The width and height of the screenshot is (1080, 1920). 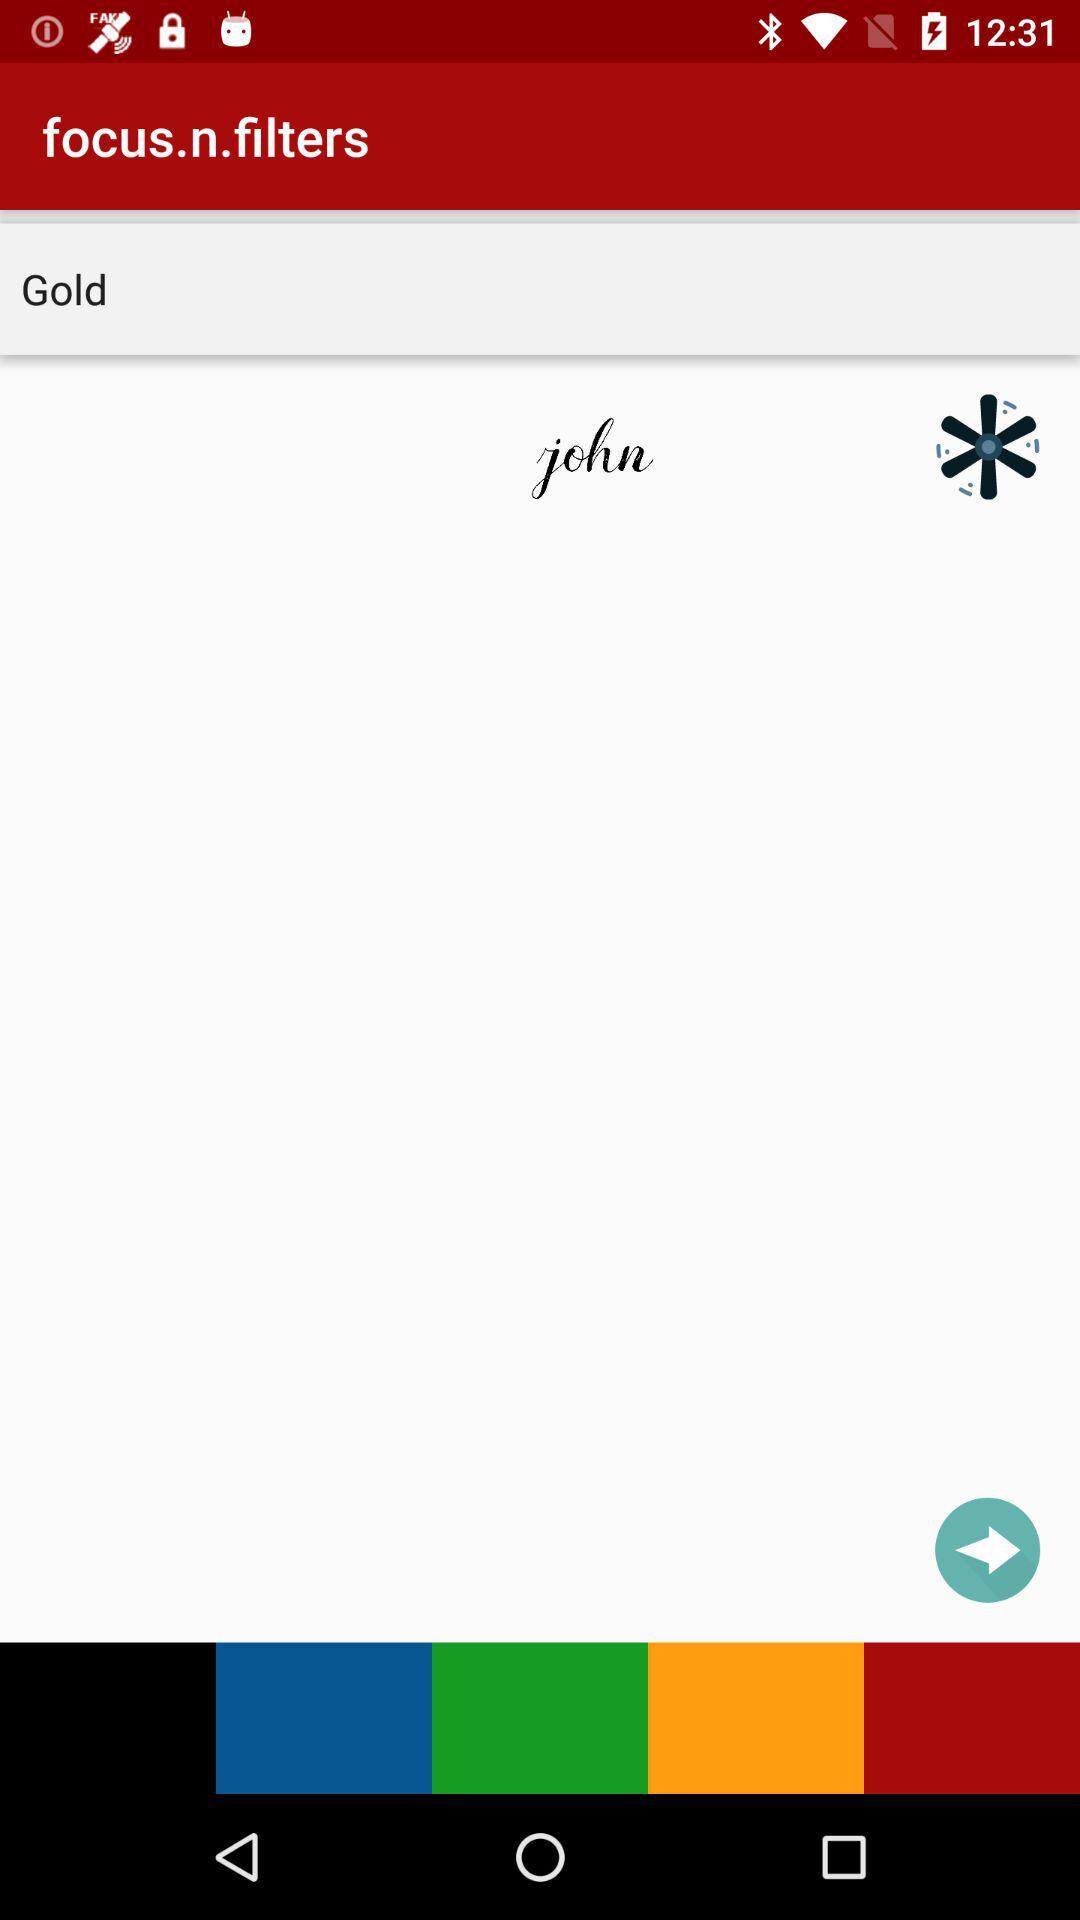 I want to click on icon at the top right corner, so click(x=986, y=445).